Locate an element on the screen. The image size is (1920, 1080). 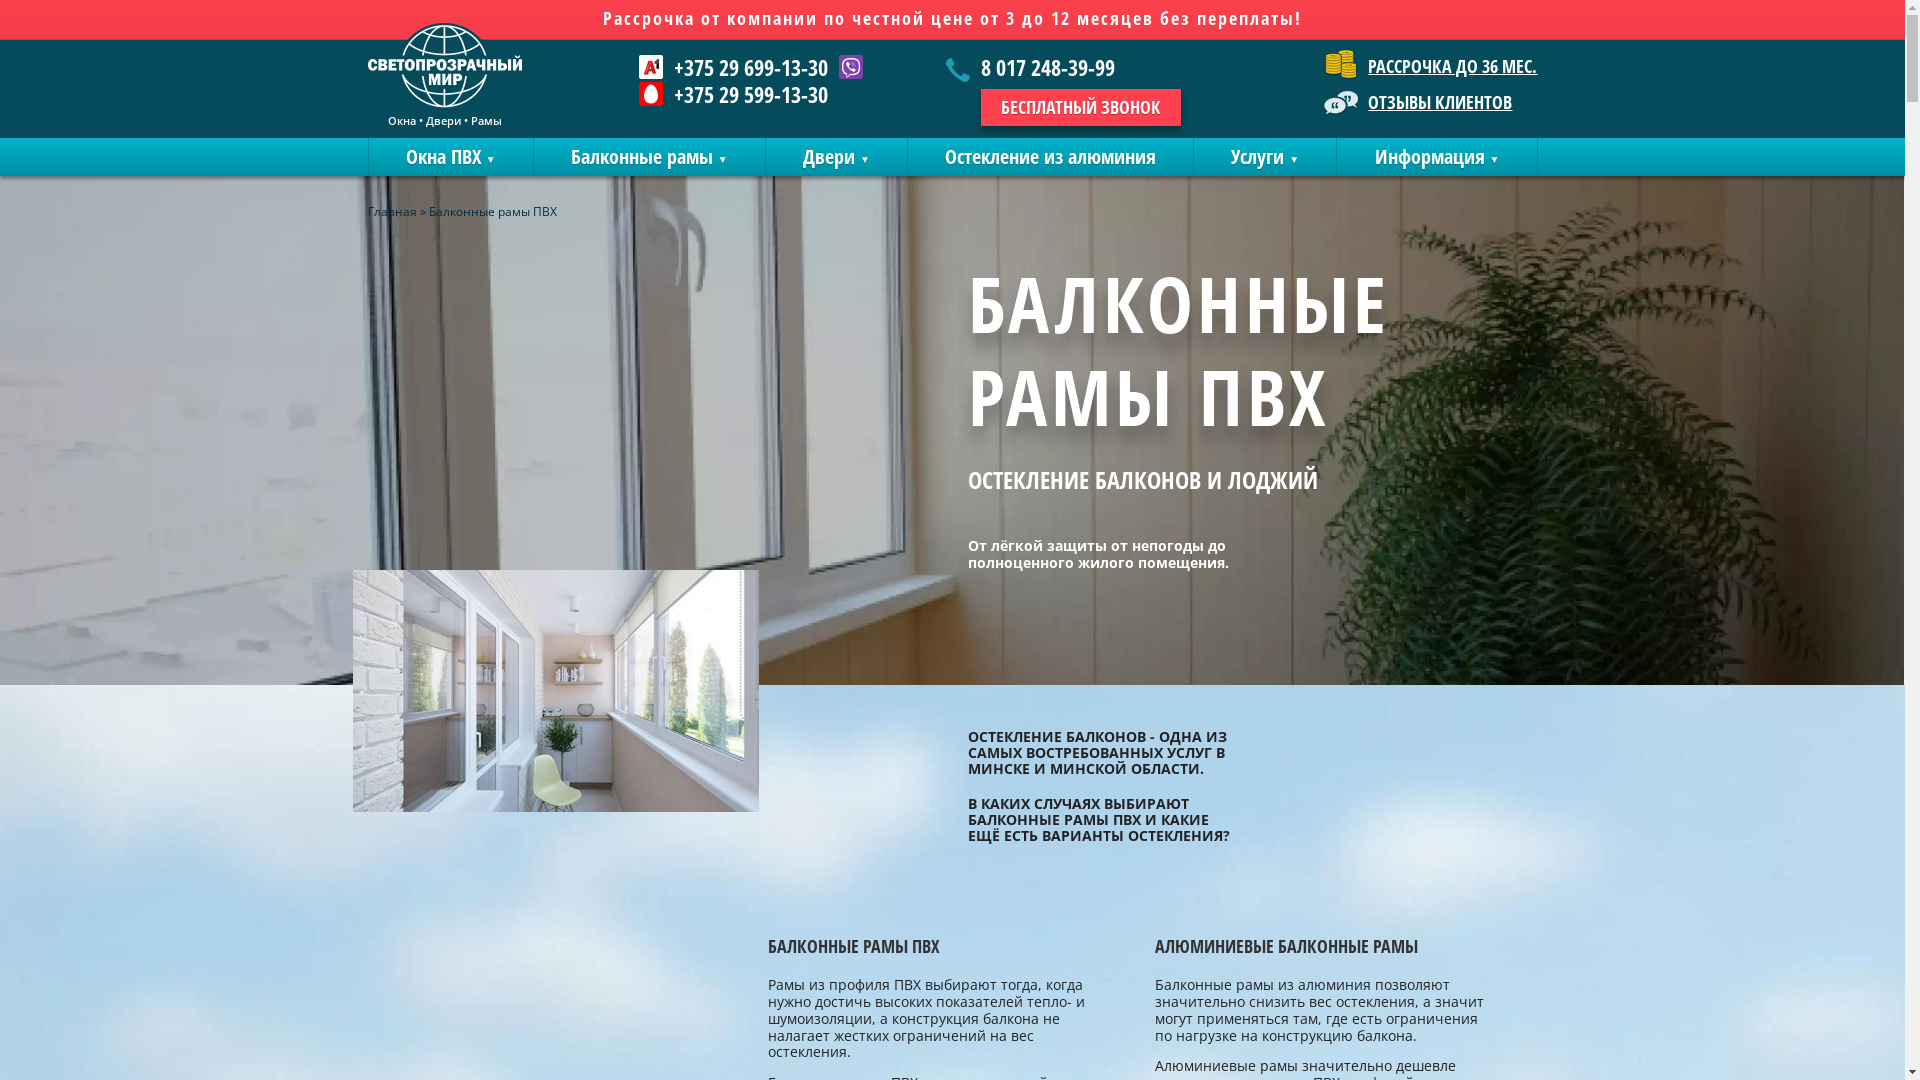
'8 017 248-39-99' is located at coordinates (1062, 68).